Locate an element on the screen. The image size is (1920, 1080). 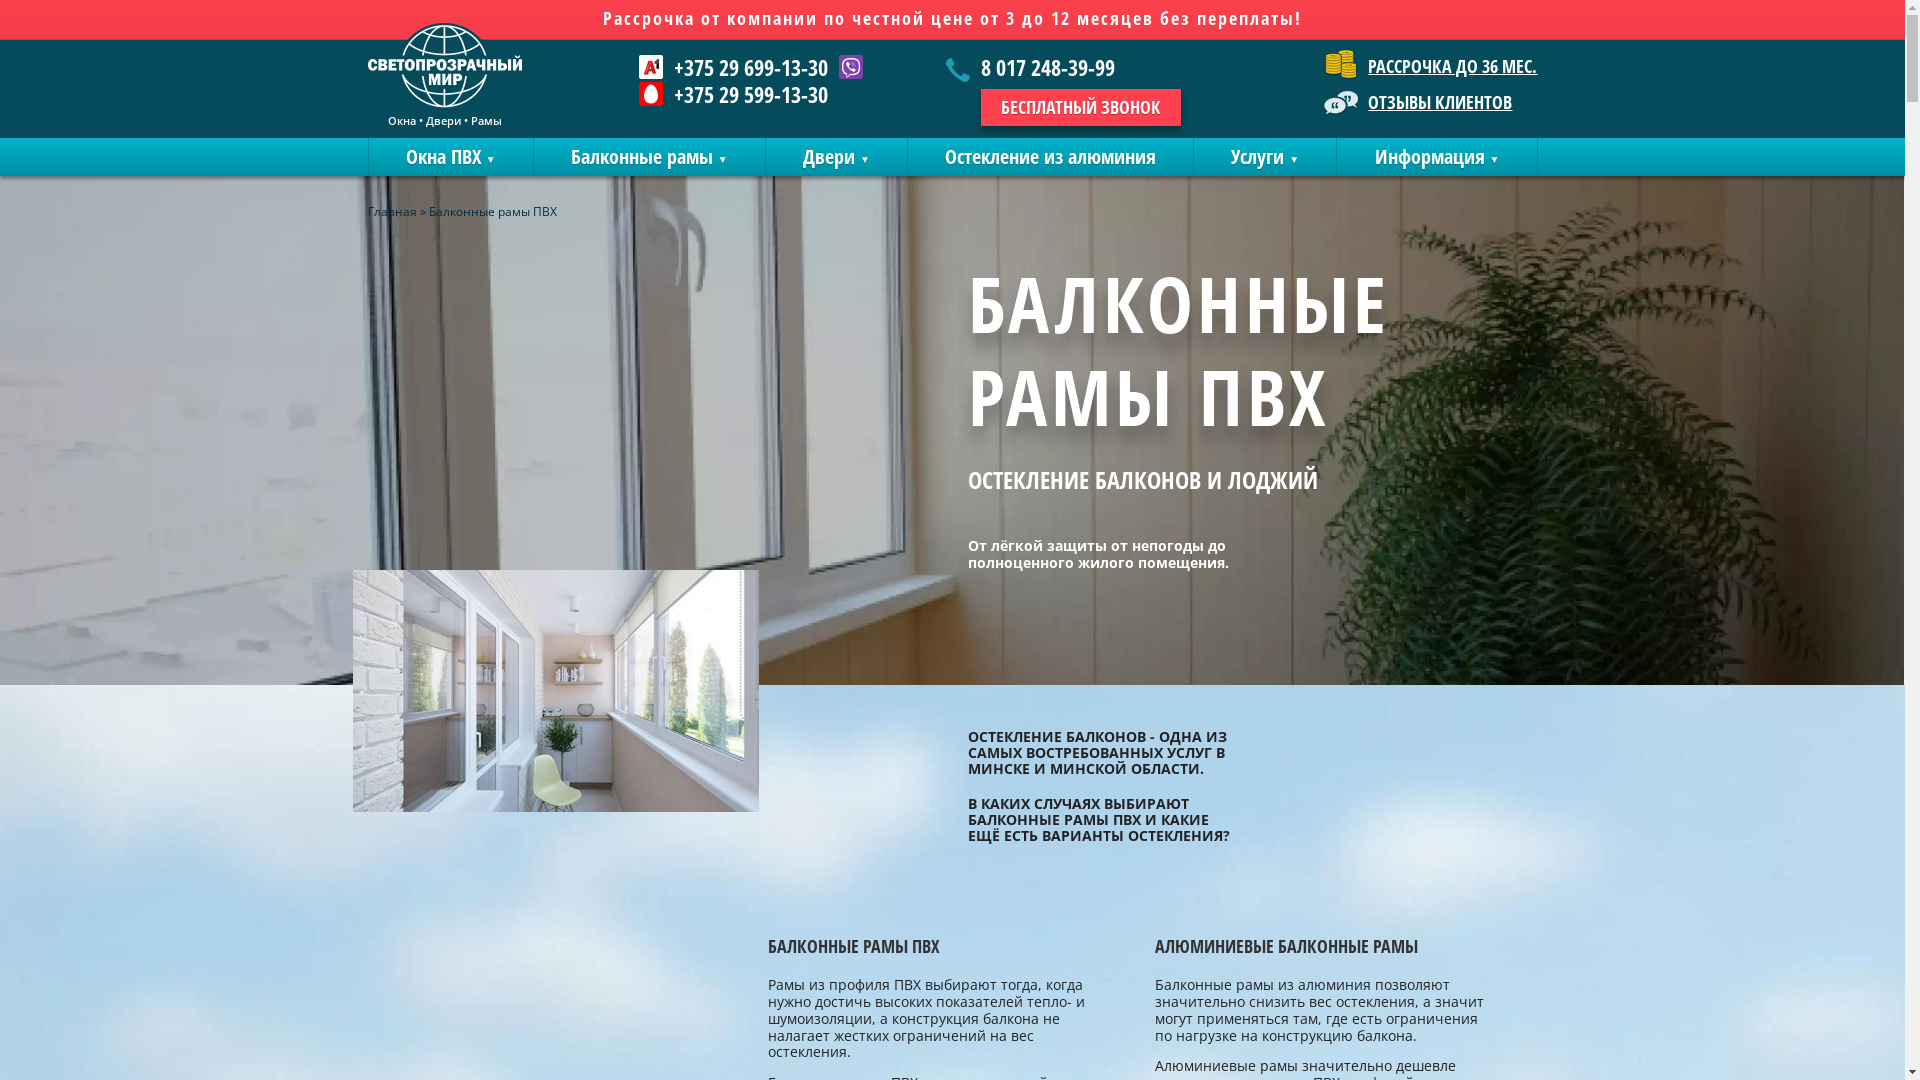
'8 017 248-39-99' is located at coordinates (1062, 68).